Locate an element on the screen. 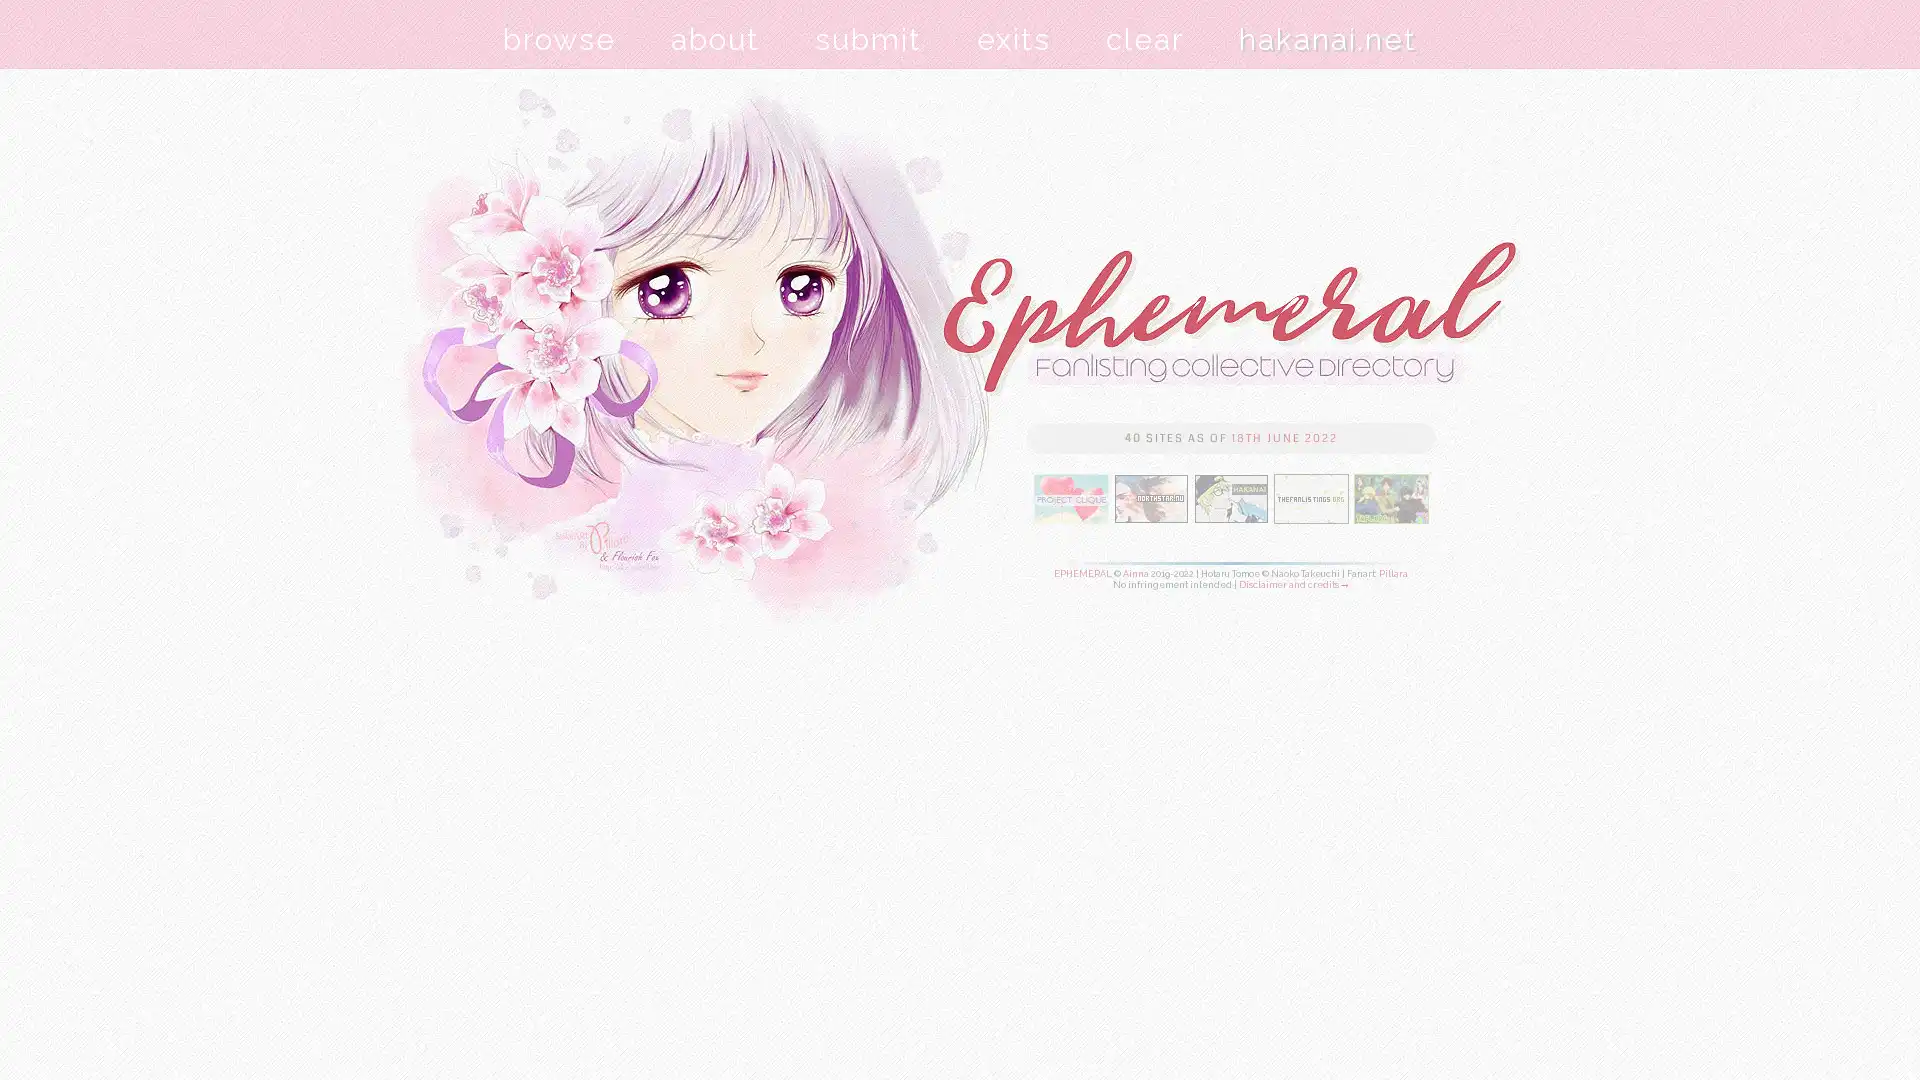  submit is located at coordinates (868, 39).